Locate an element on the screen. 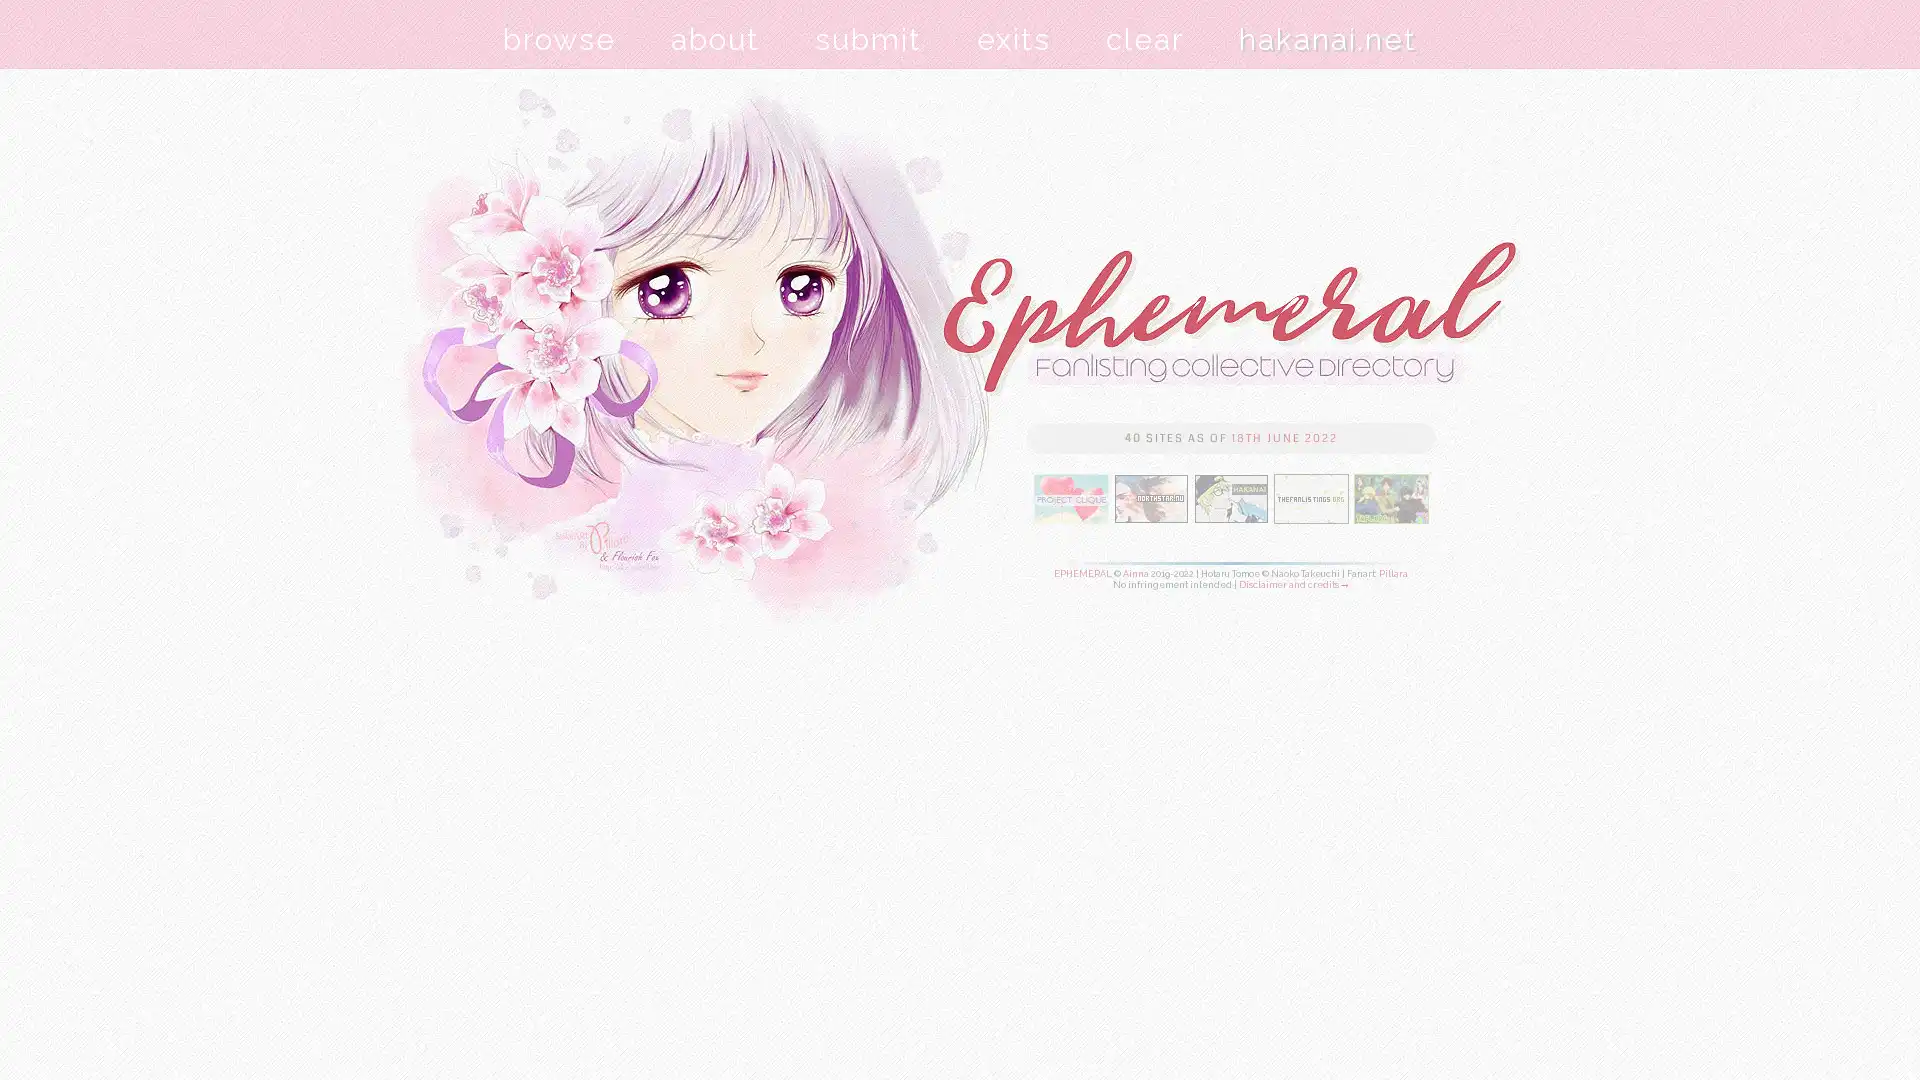  submit is located at coordinates (868, 39).